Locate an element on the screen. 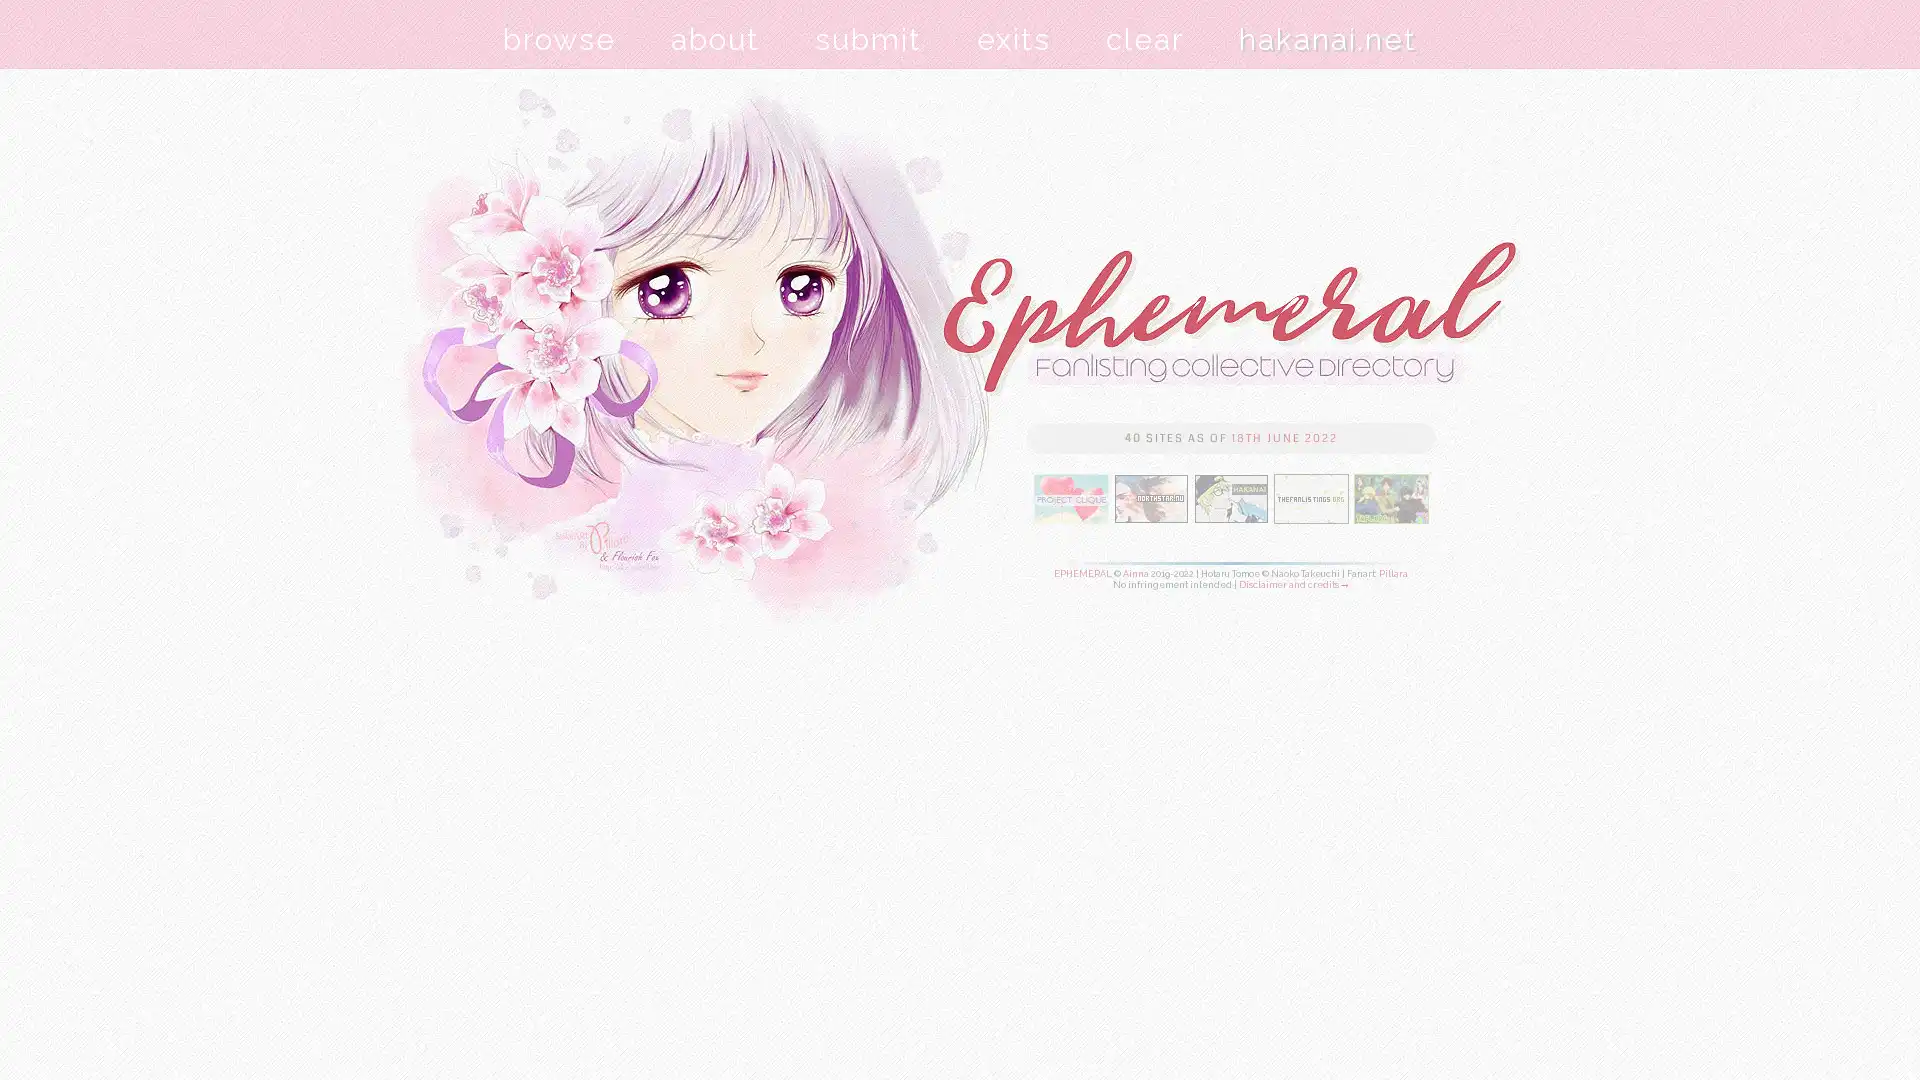  submit is located at coordinates (868, 39).